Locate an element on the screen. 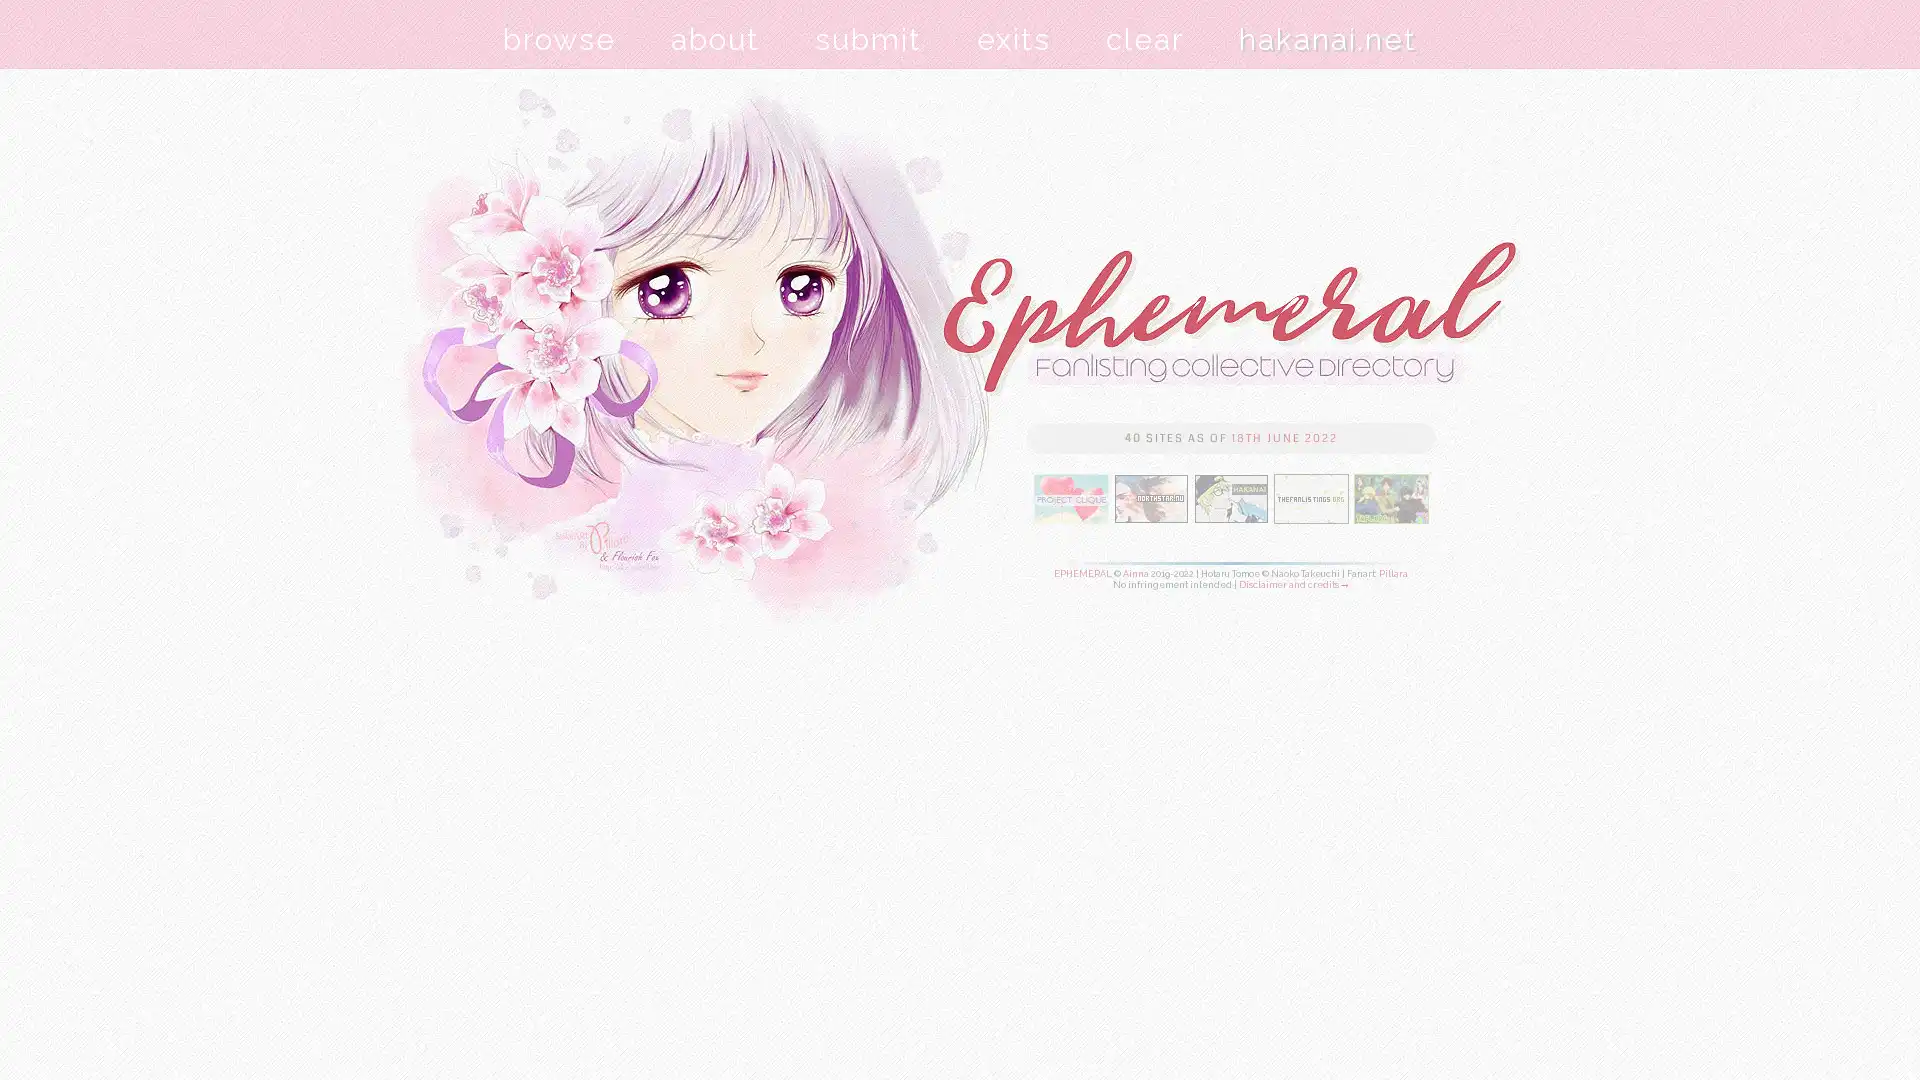  submit is located at coordinates (868, 39).